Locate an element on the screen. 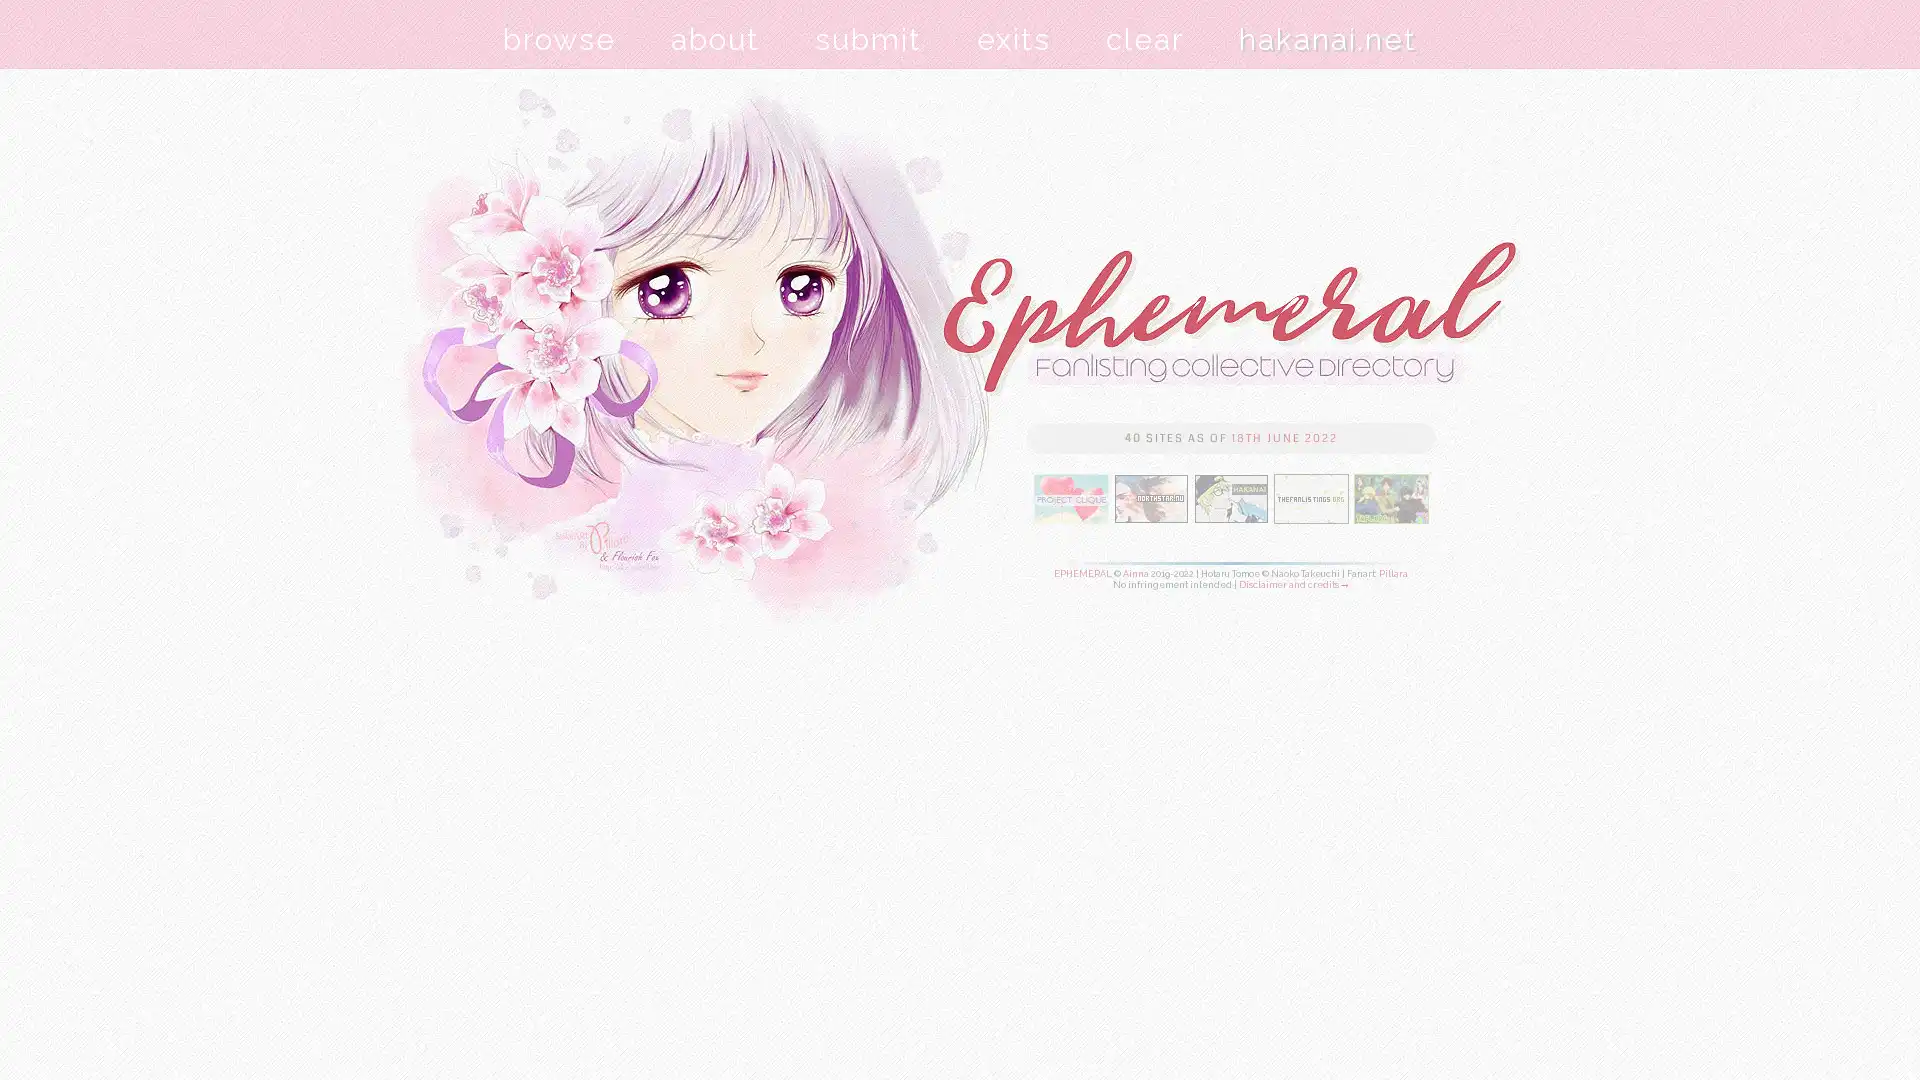  submit is located at coordinates (868, 39).